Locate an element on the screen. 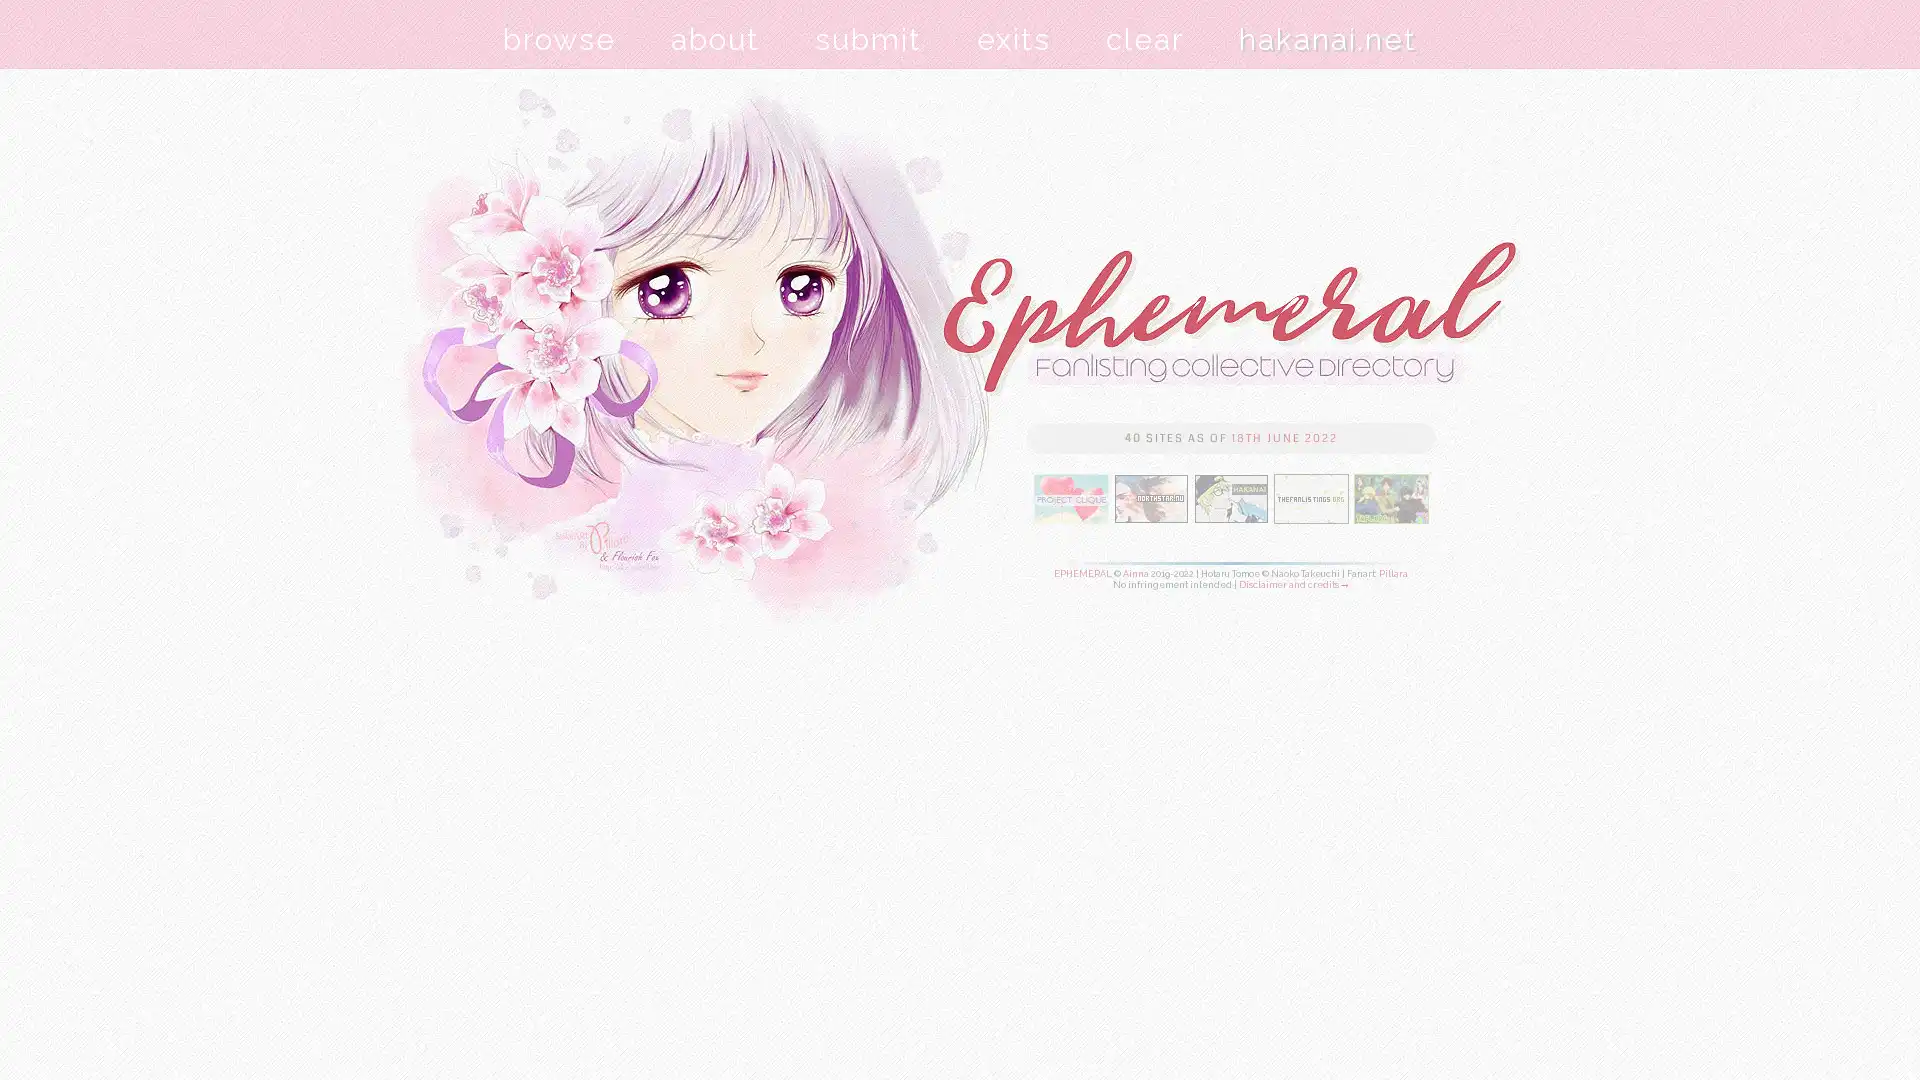  submit is located at coordinates (868, 39).